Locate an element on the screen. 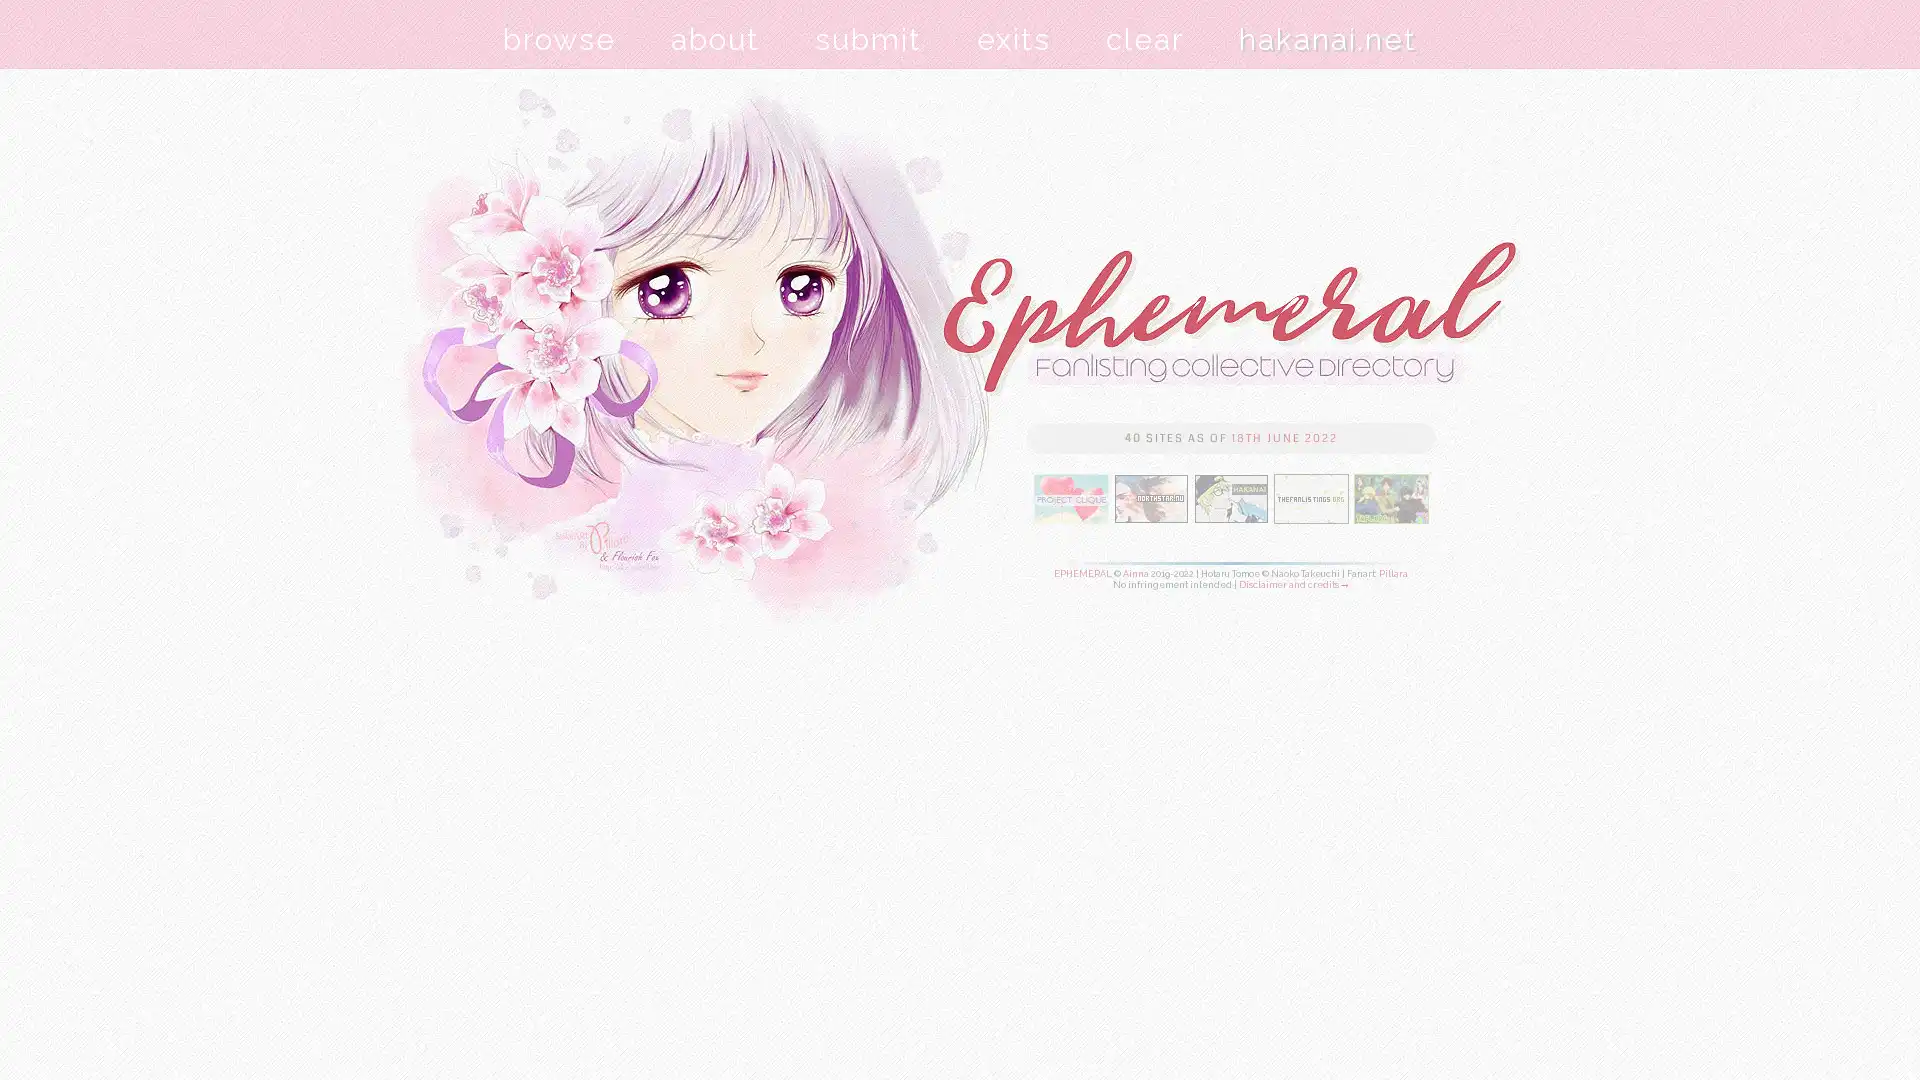  submit is located at coordinates (868, 39).